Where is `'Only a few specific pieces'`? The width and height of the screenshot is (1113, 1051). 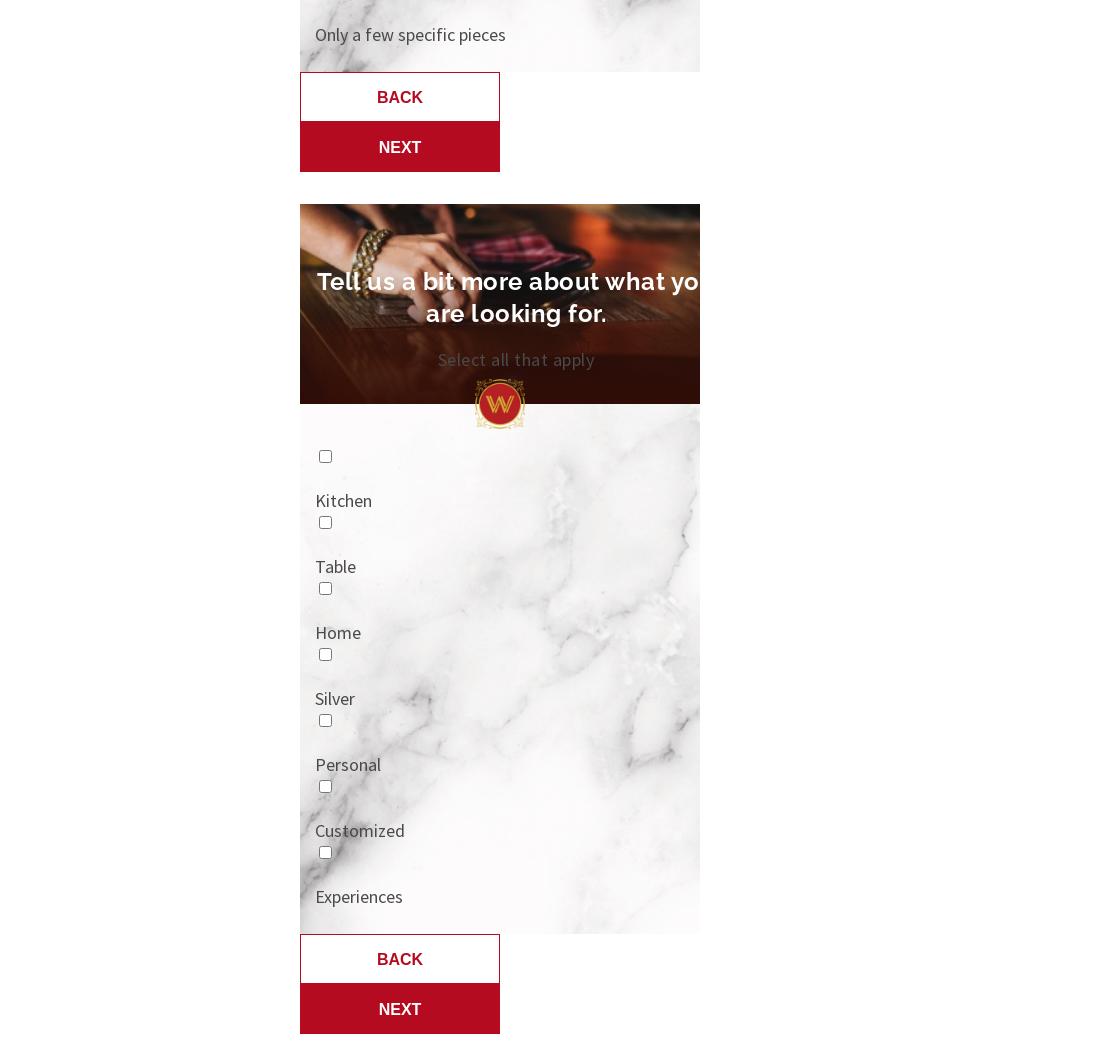 'Only a few specific pieces' is located at coordinates (409, 33).